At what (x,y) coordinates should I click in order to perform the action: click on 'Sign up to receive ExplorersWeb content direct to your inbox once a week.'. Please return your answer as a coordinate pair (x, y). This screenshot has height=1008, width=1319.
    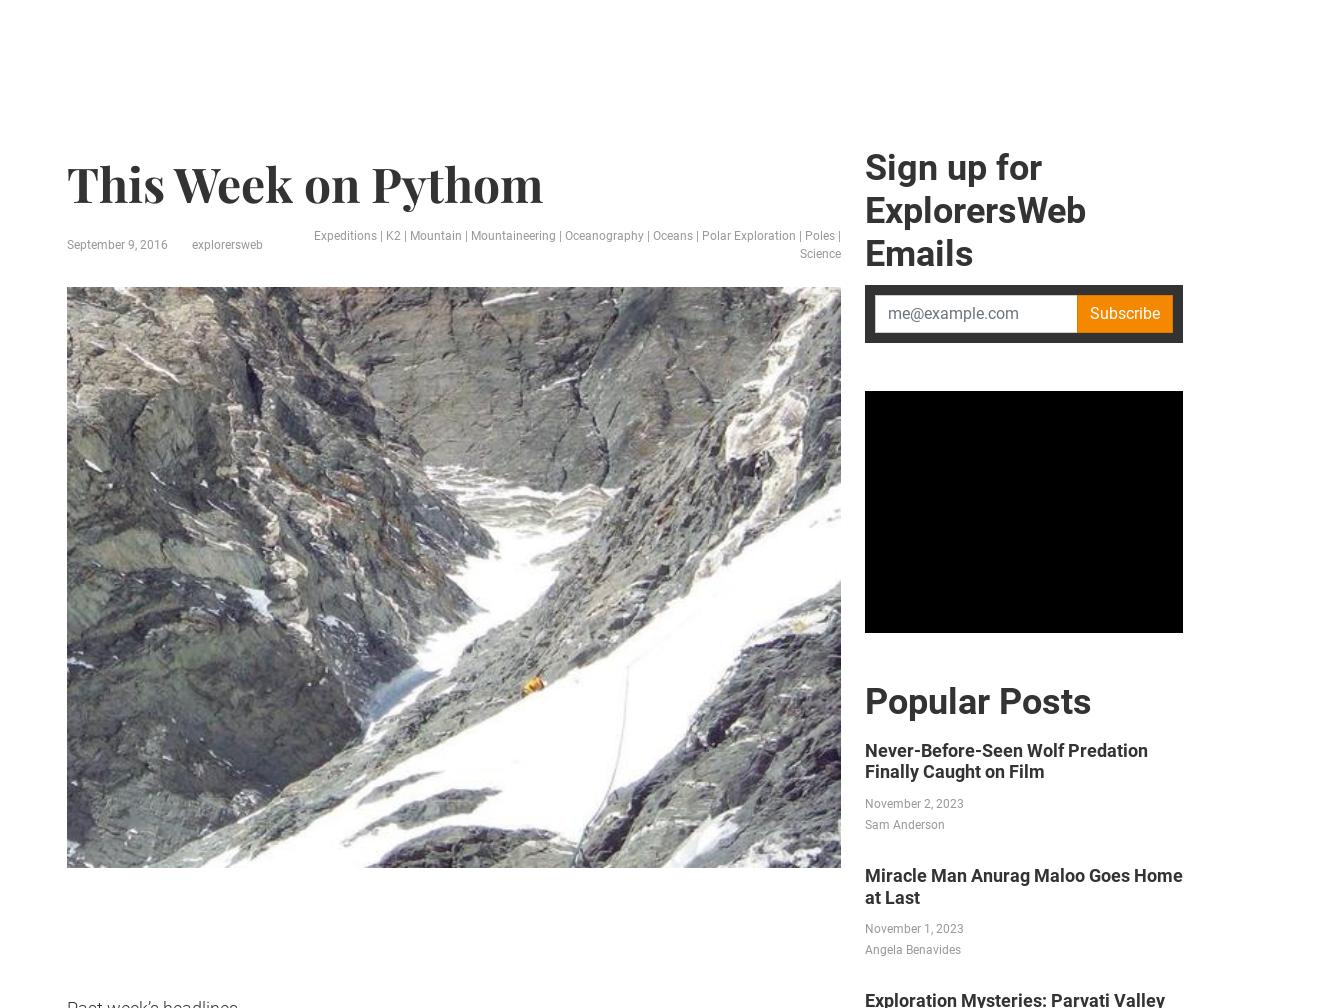
    Looking at the image, I should click on (605, 949).